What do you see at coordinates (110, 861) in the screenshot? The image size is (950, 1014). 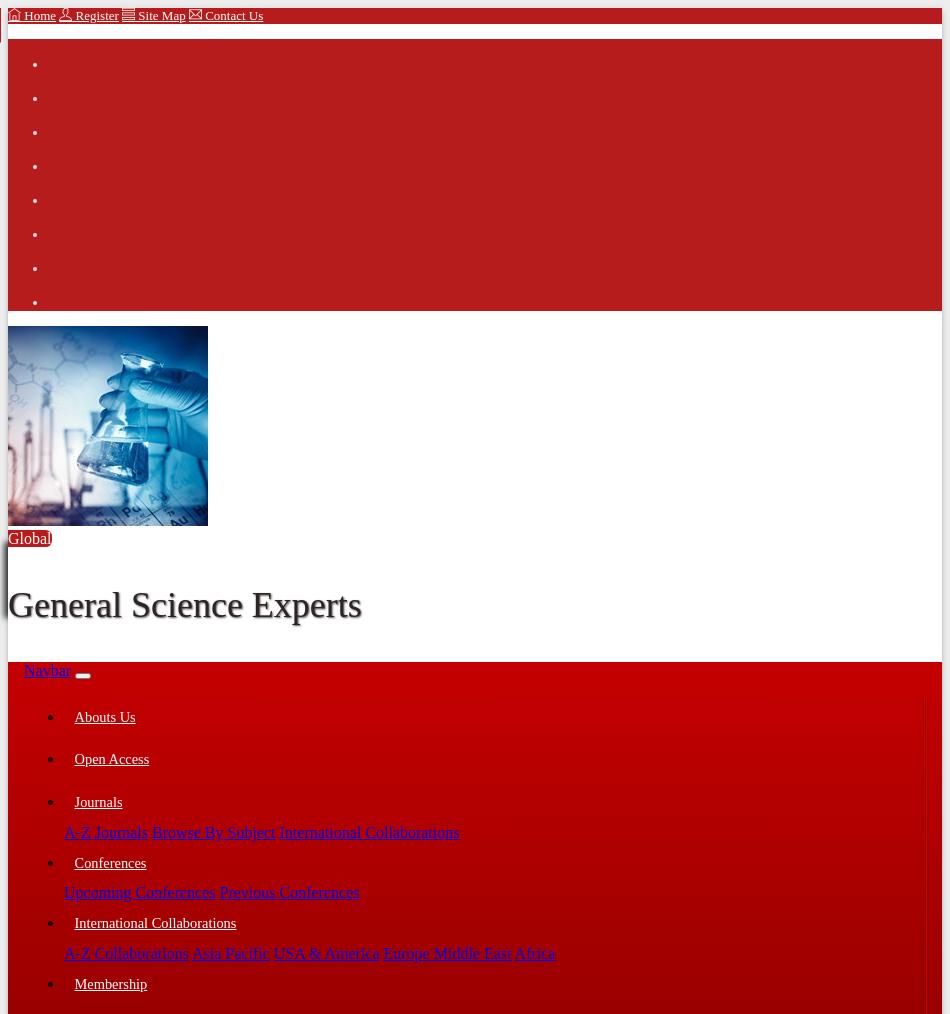 I see `'Conferences'` at bounding box center [110, 861].